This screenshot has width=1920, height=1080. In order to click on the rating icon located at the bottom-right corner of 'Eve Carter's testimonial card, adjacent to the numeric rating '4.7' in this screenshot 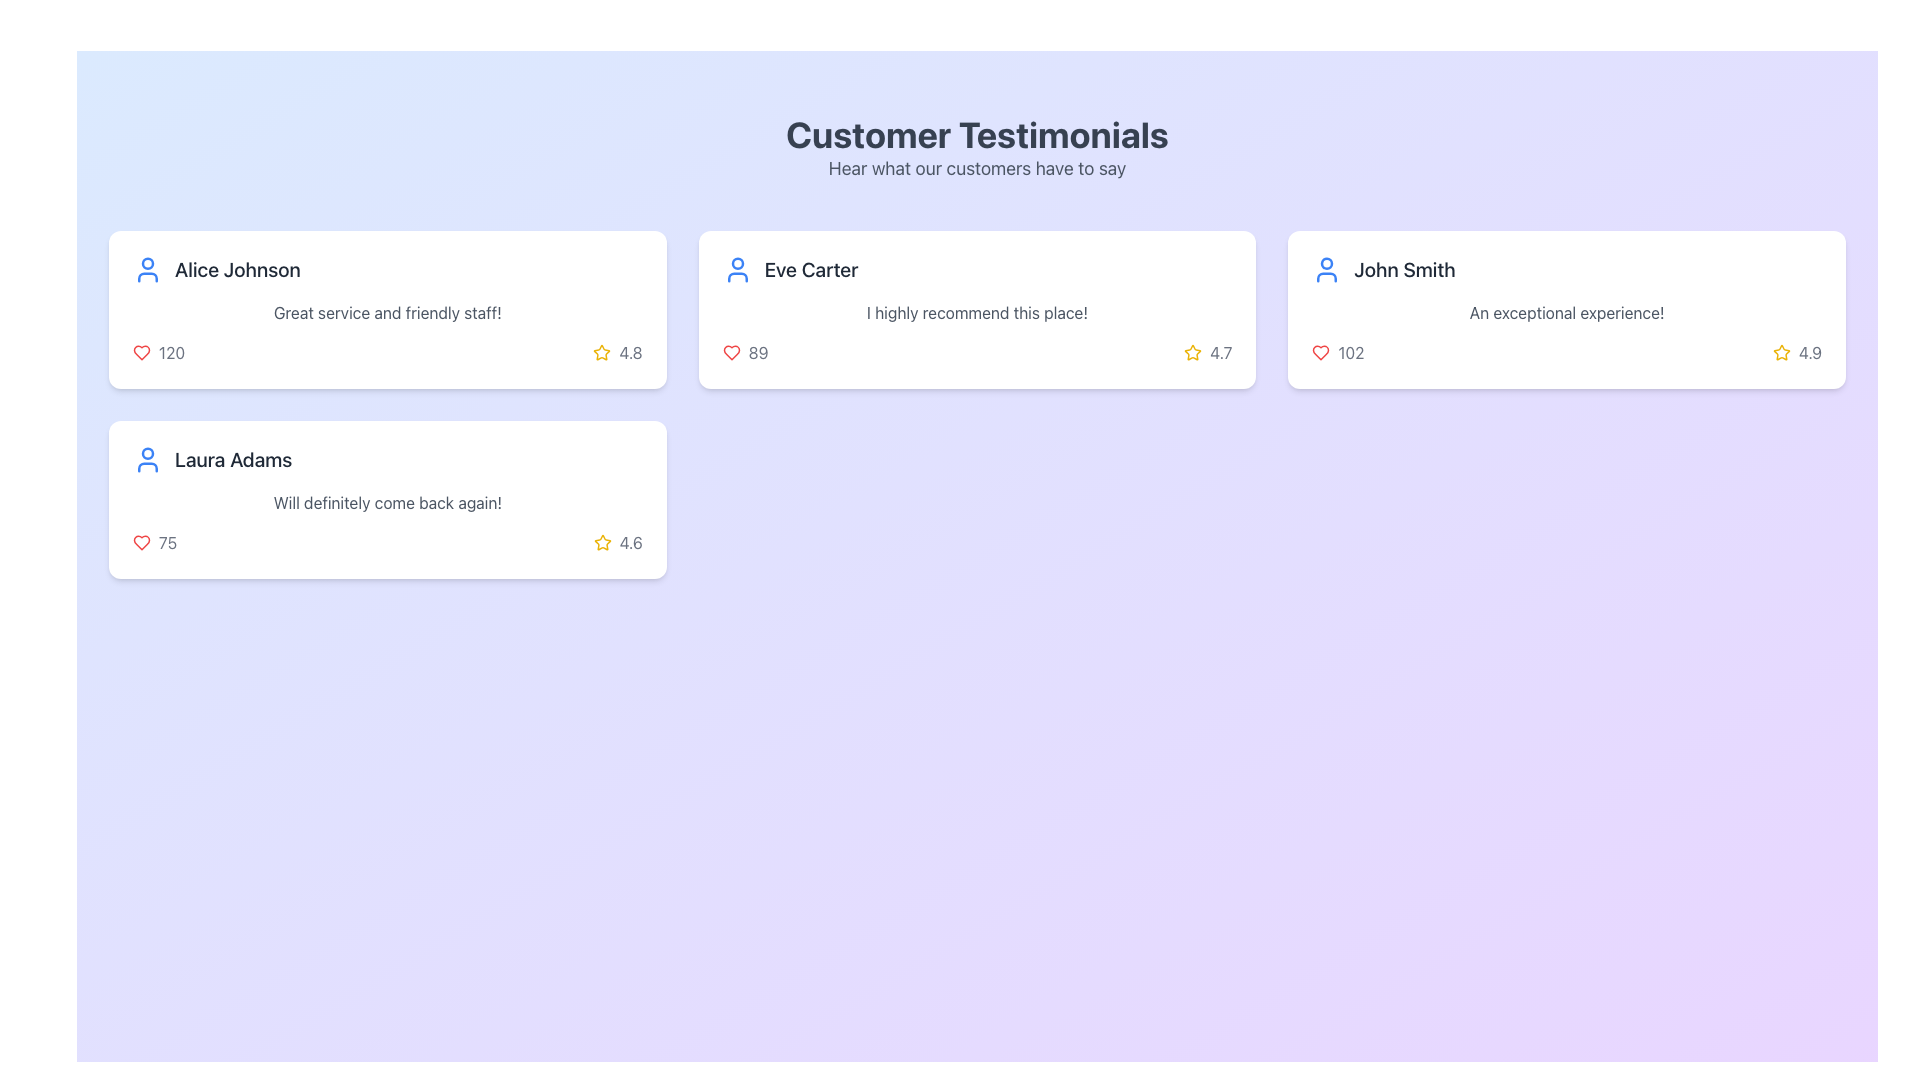, I will do `click(601, 351)`.